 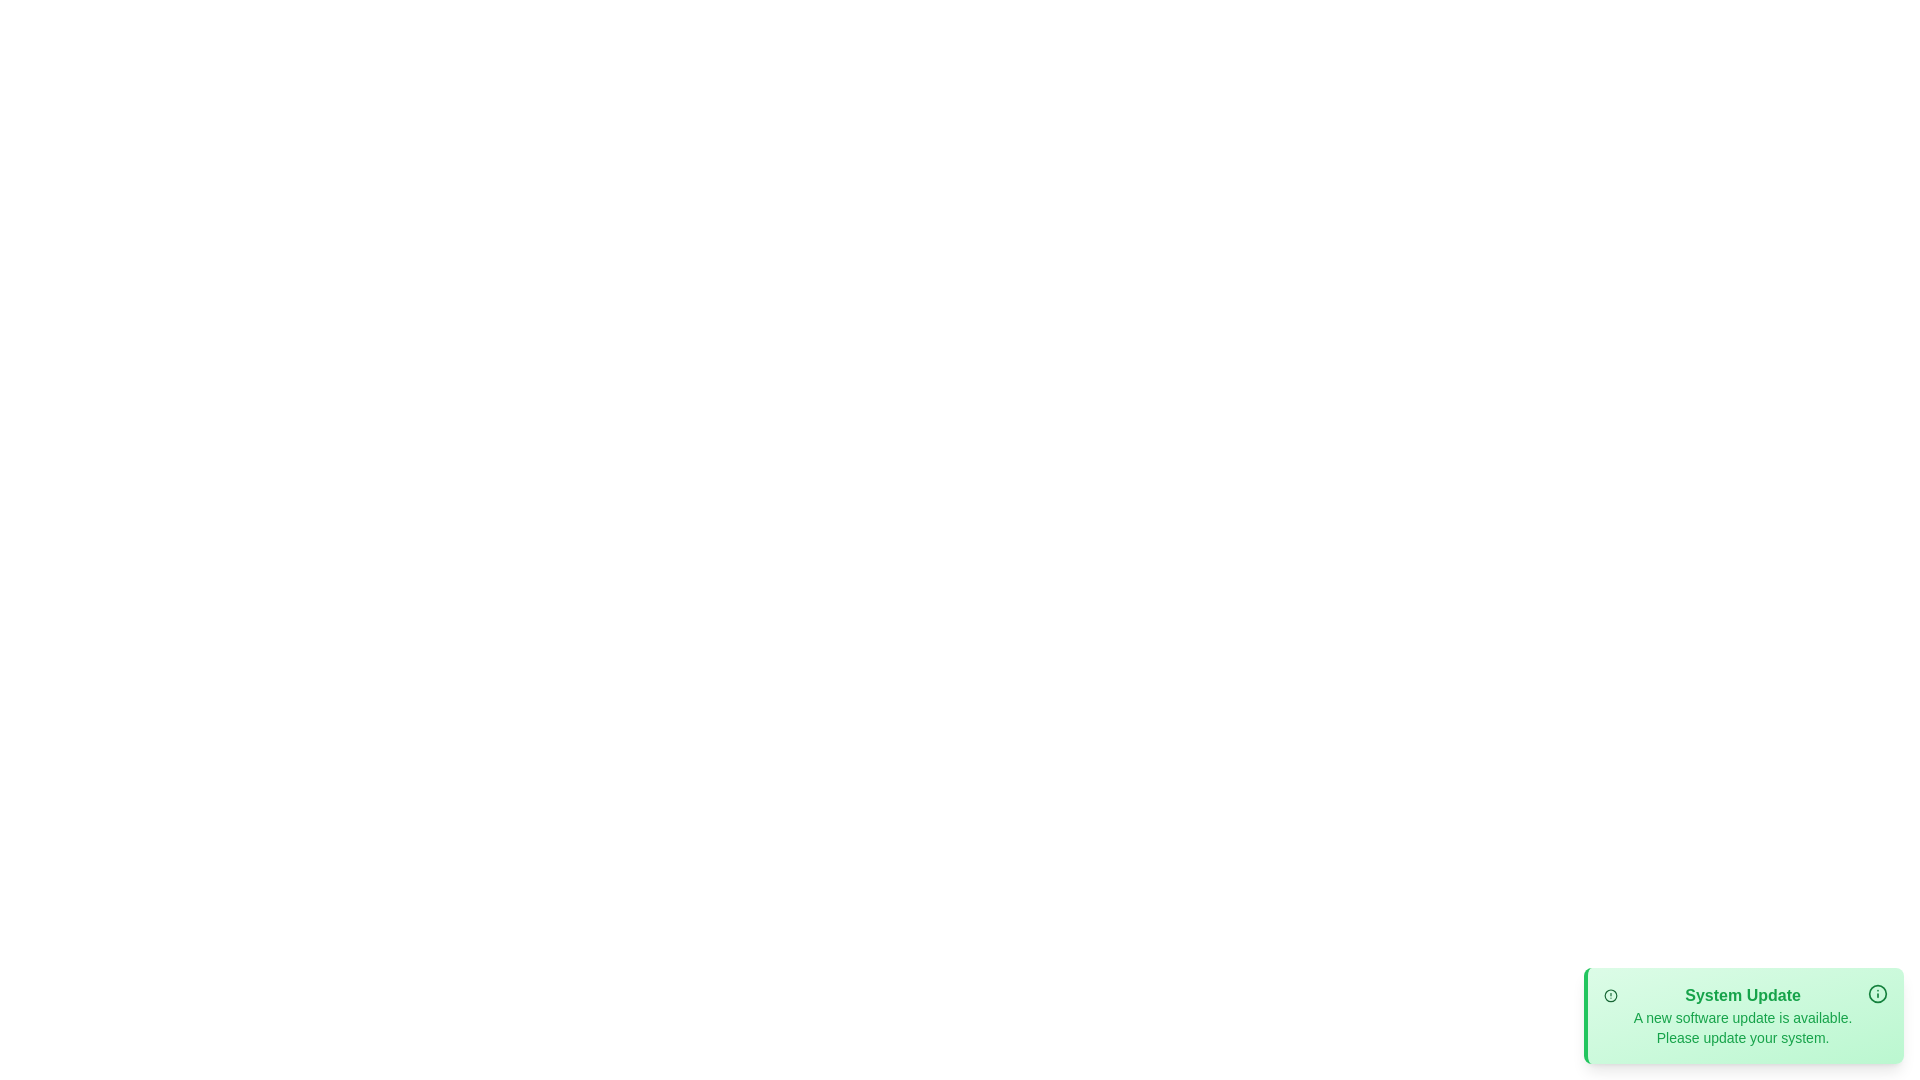 What do you see at coordinates (1876, 994) in the screenshot?
I see `the information button in the notification` at bounding box center [1876, 994].